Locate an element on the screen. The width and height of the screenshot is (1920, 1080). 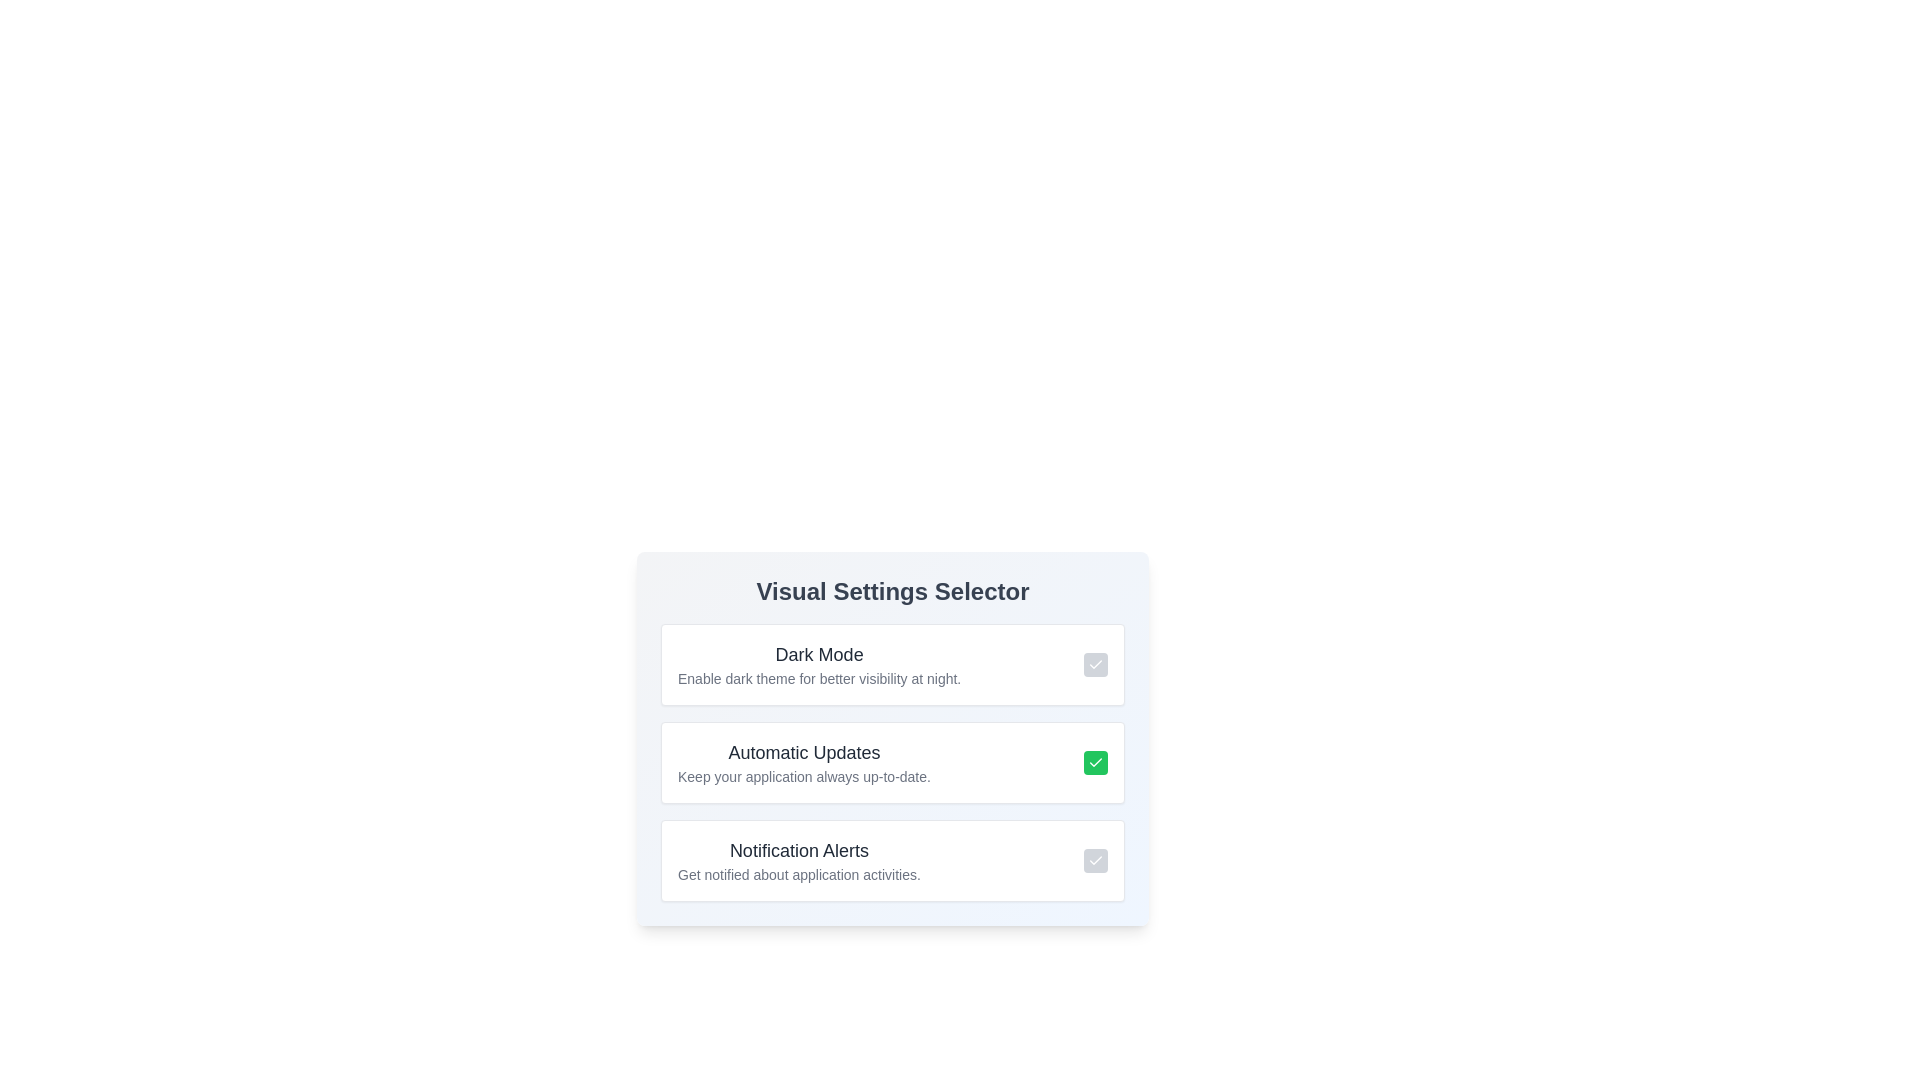
the text label located directly below the 'Dark Mode' title, which is in gray color and smaller font size is located at coordinates (819, 677).